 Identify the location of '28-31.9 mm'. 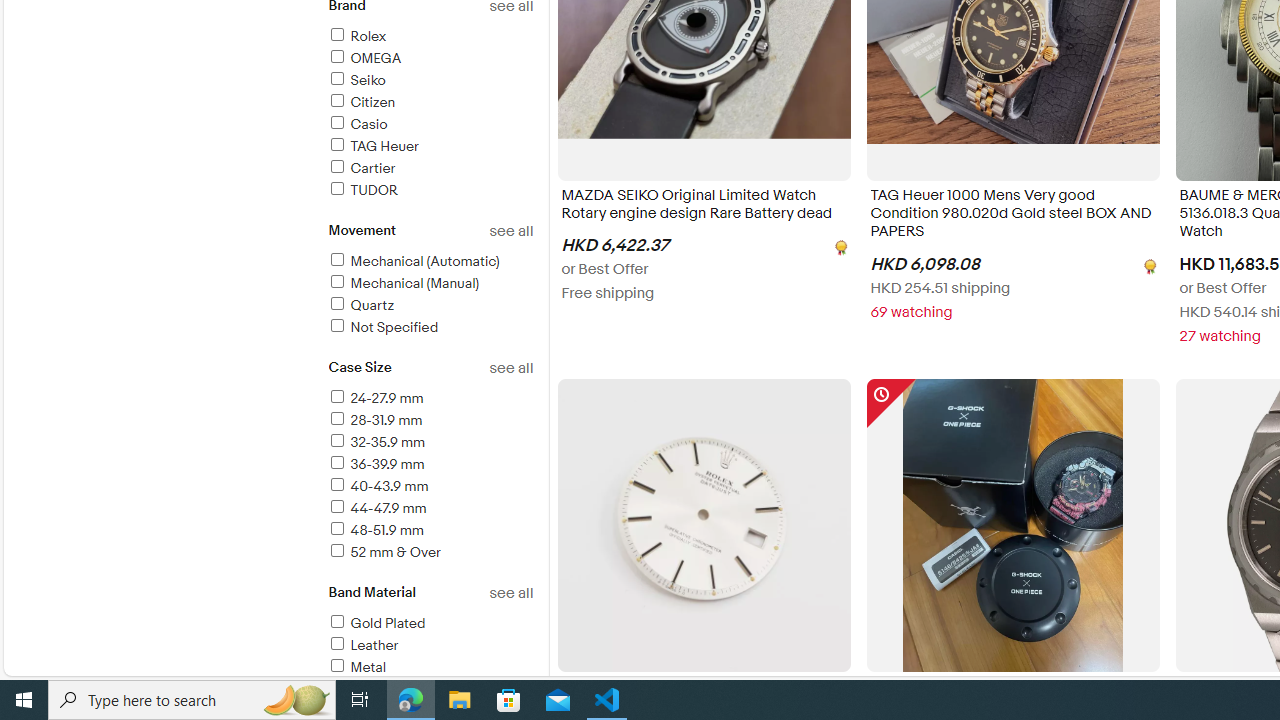
(374, 419).